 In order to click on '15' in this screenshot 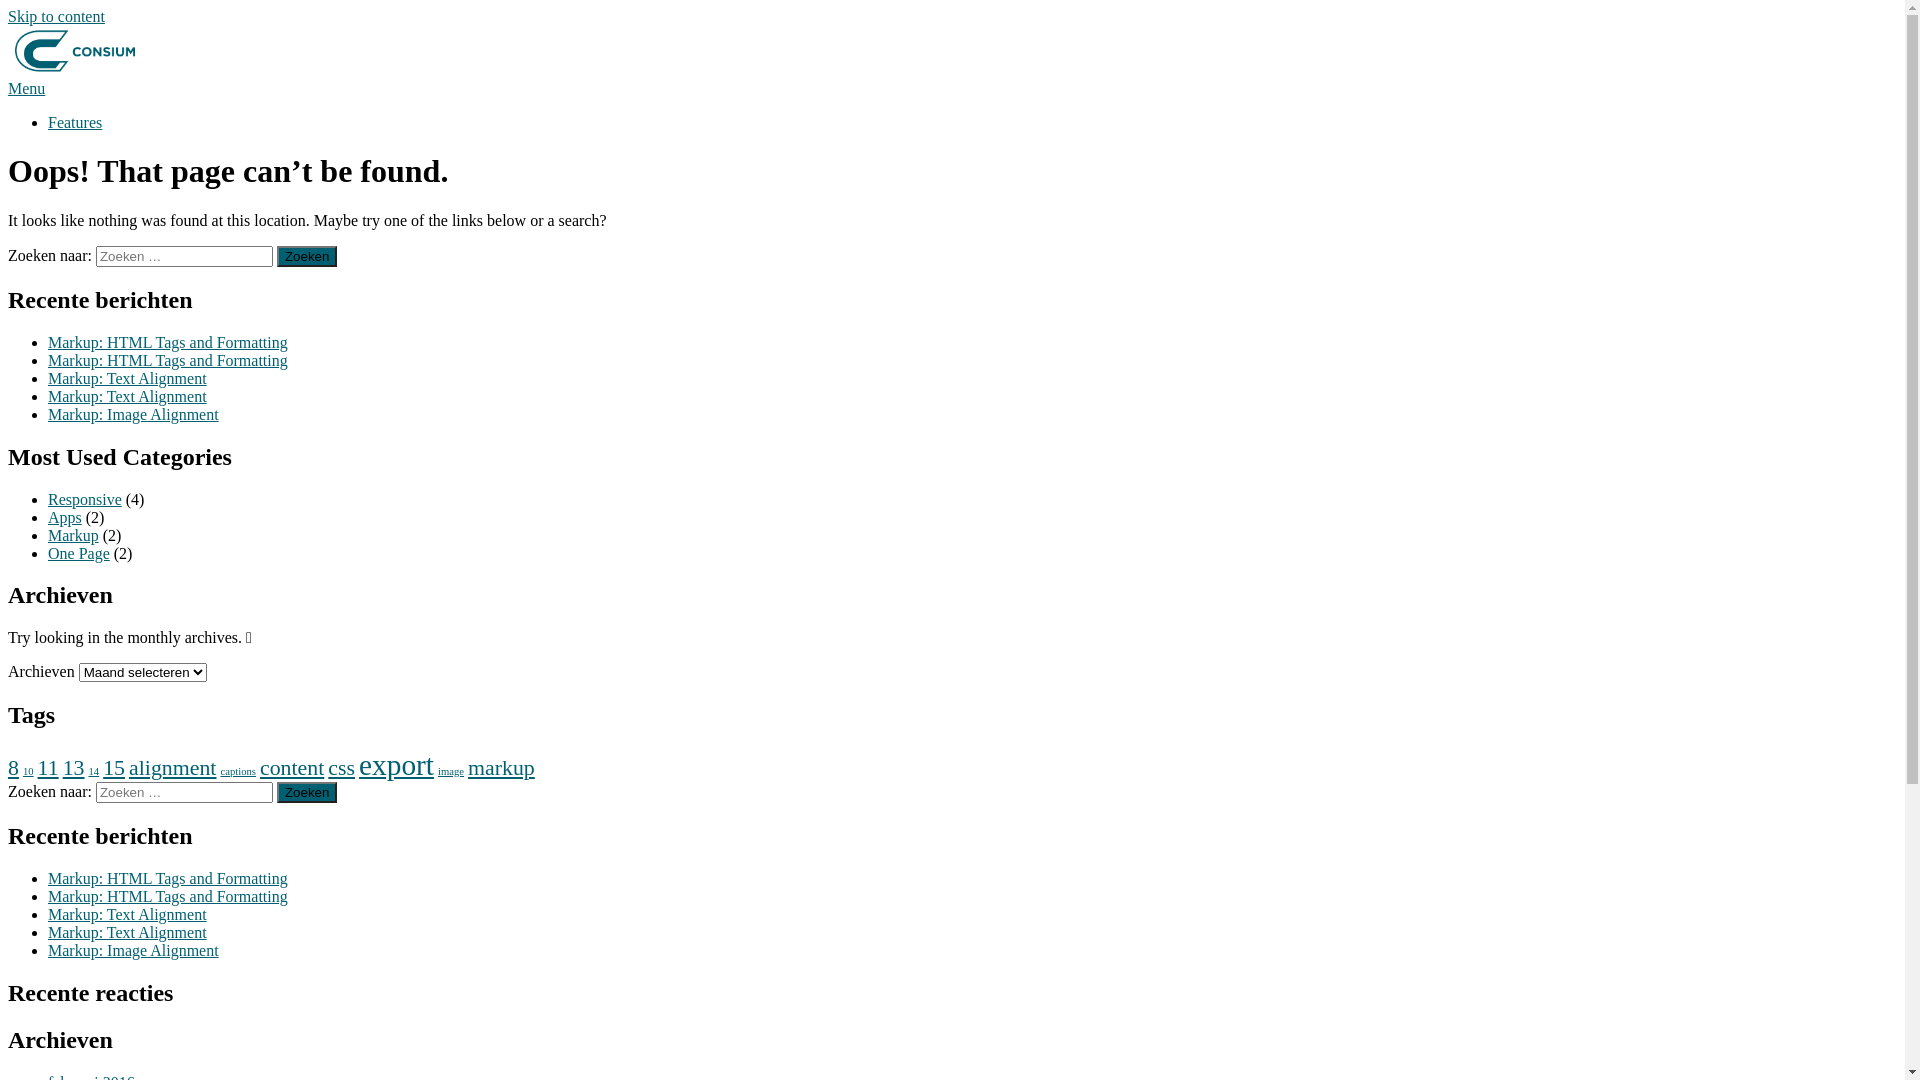, I will do `click(113, 766)`.